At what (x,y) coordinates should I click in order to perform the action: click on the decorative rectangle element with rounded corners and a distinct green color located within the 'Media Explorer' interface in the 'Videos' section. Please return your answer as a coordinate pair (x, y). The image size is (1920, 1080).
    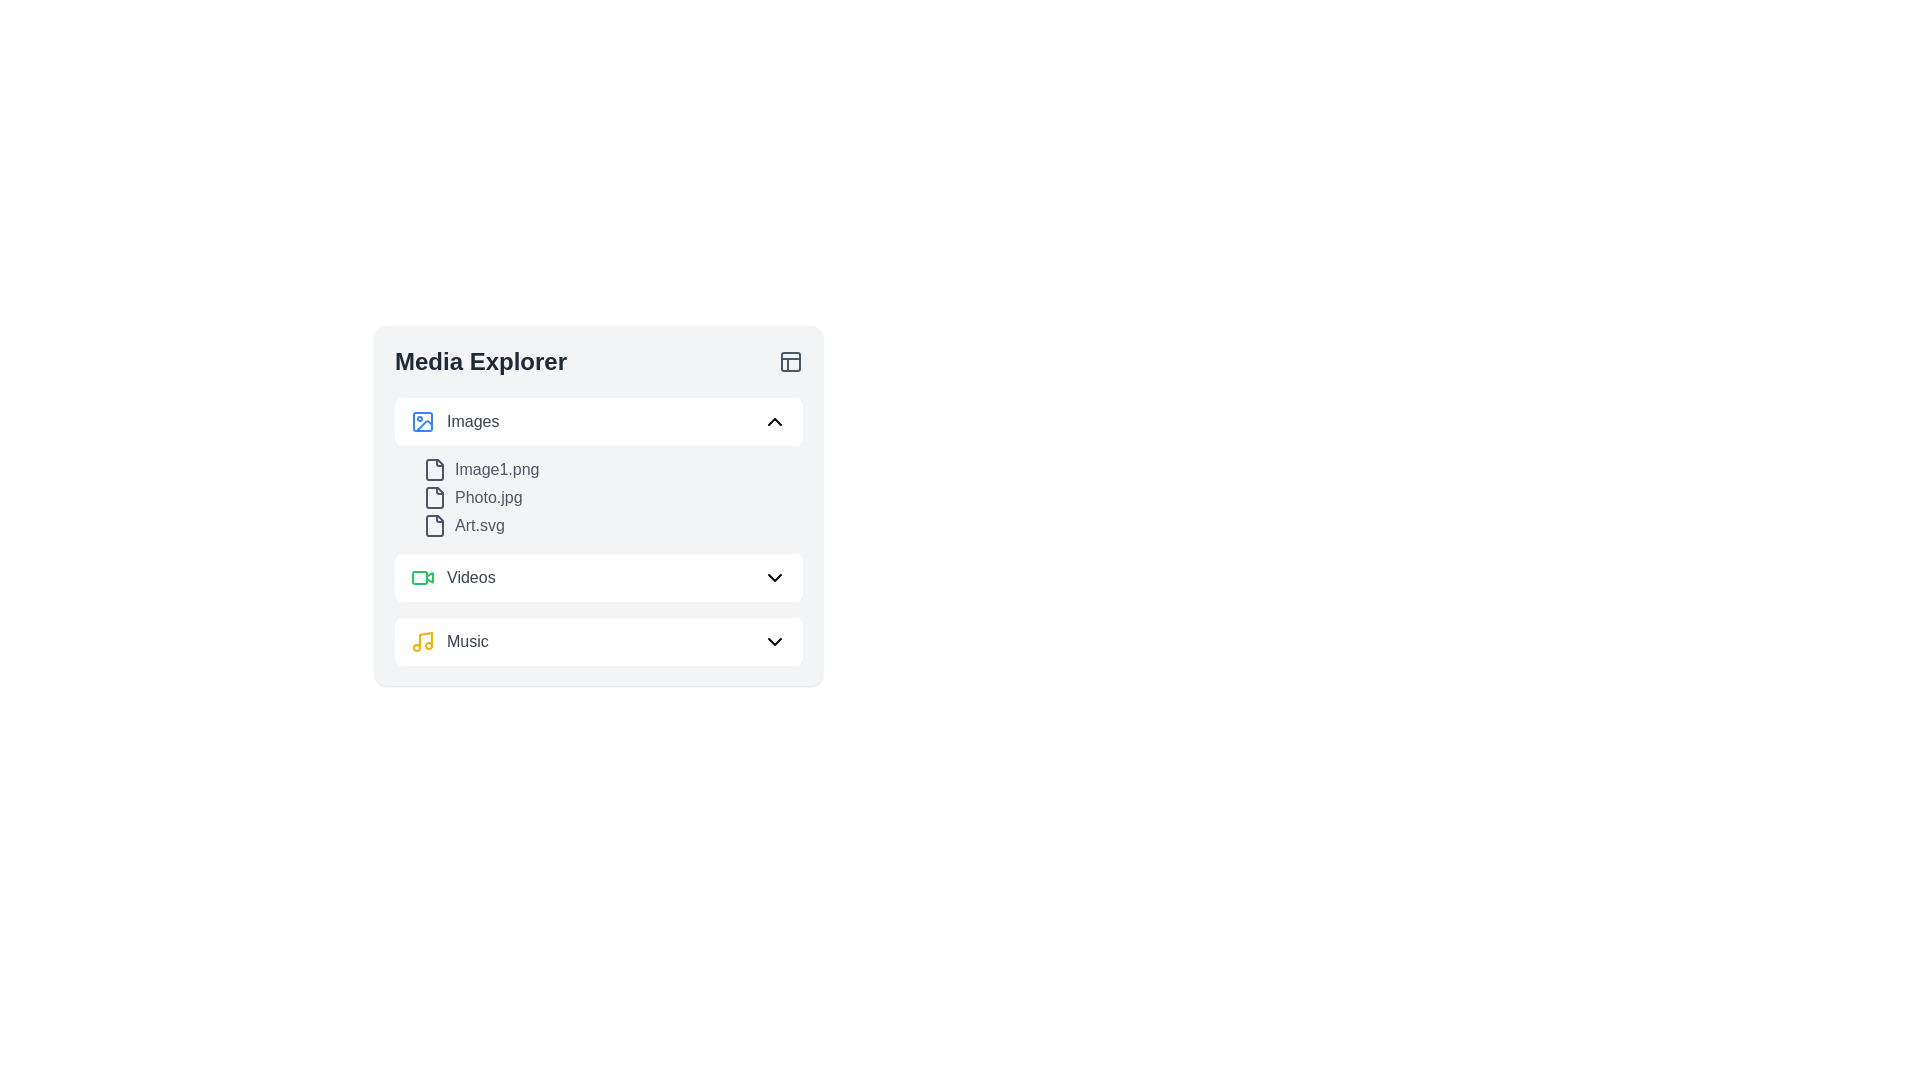
    Looking at the image, I should click on (419, 578).